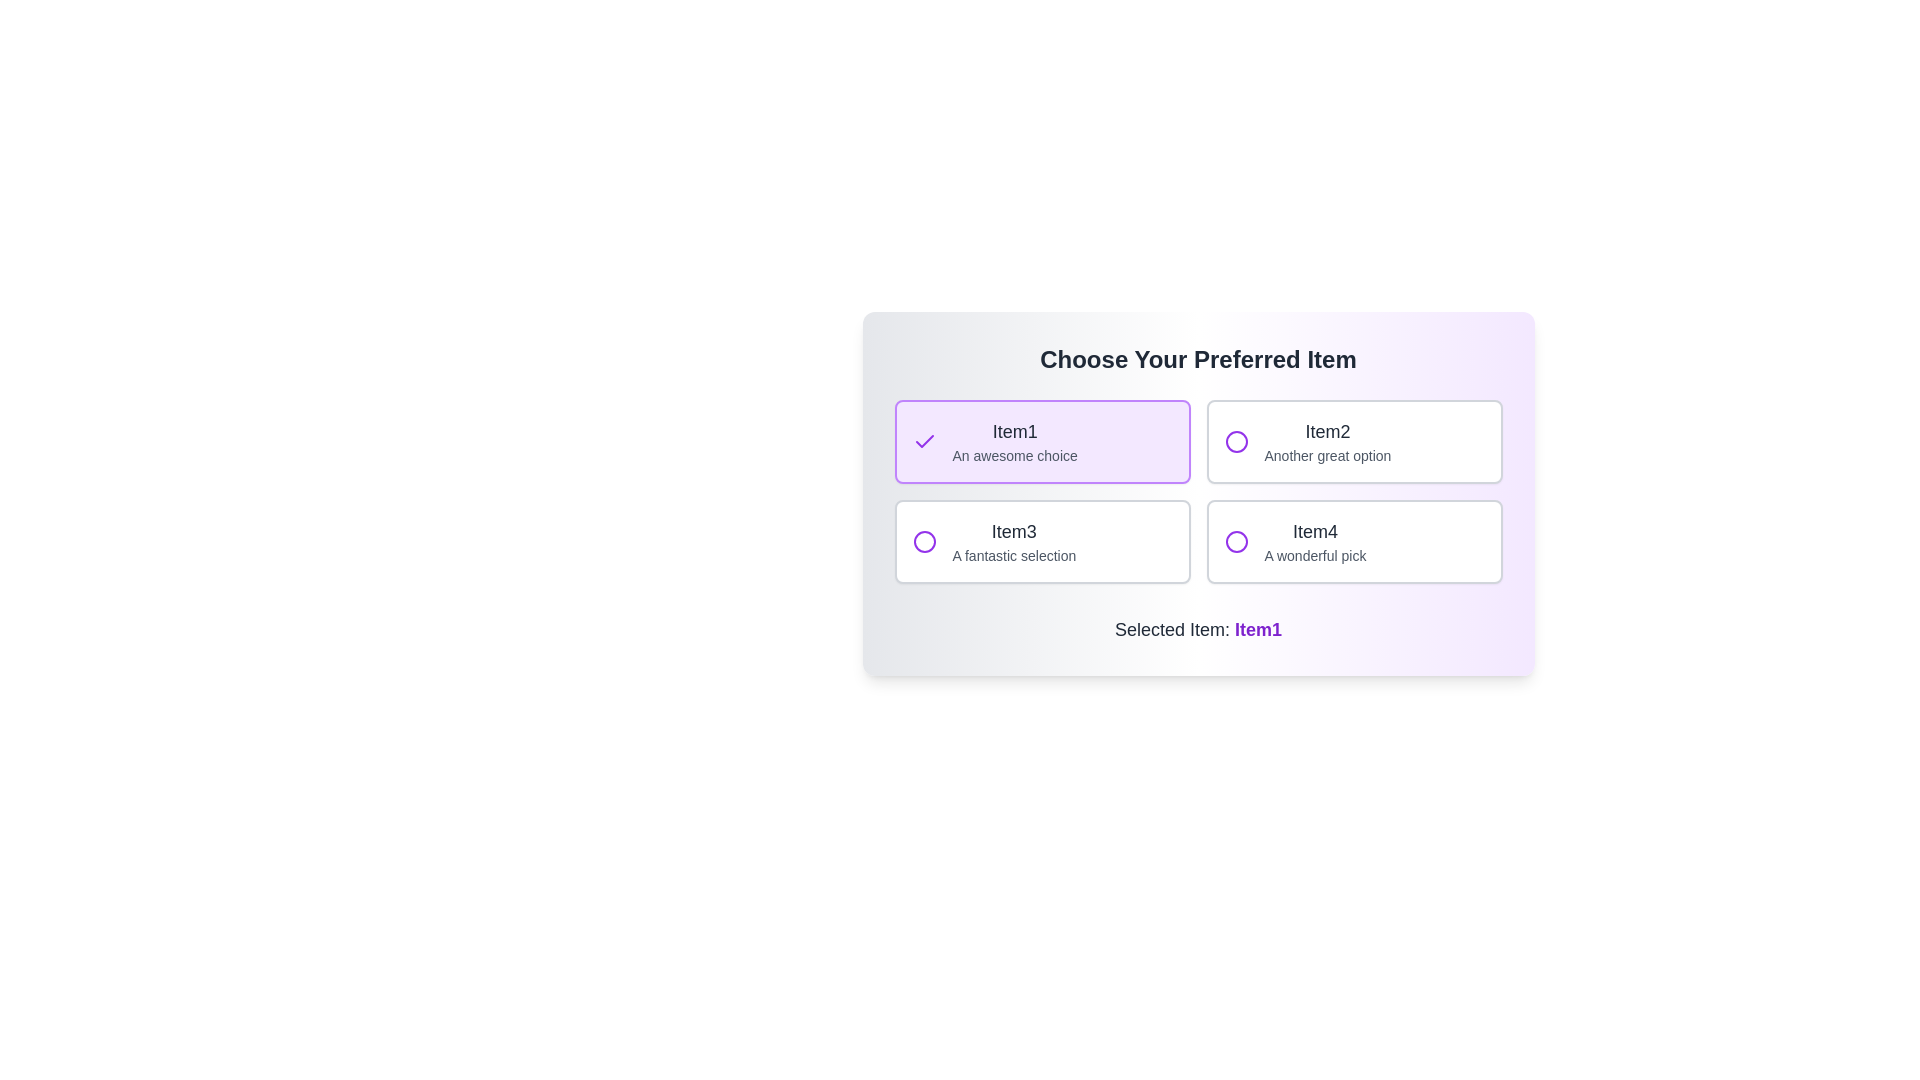 Image resolution: width=1920 pixels, height=1080 pixels. What do you see at coordinates (1198, 628) in the screenshot?
I see `the static informational text display that indicates the currently selected item from the list above, positioned immediately below the selectable items` at bounding box center [1198, 628].